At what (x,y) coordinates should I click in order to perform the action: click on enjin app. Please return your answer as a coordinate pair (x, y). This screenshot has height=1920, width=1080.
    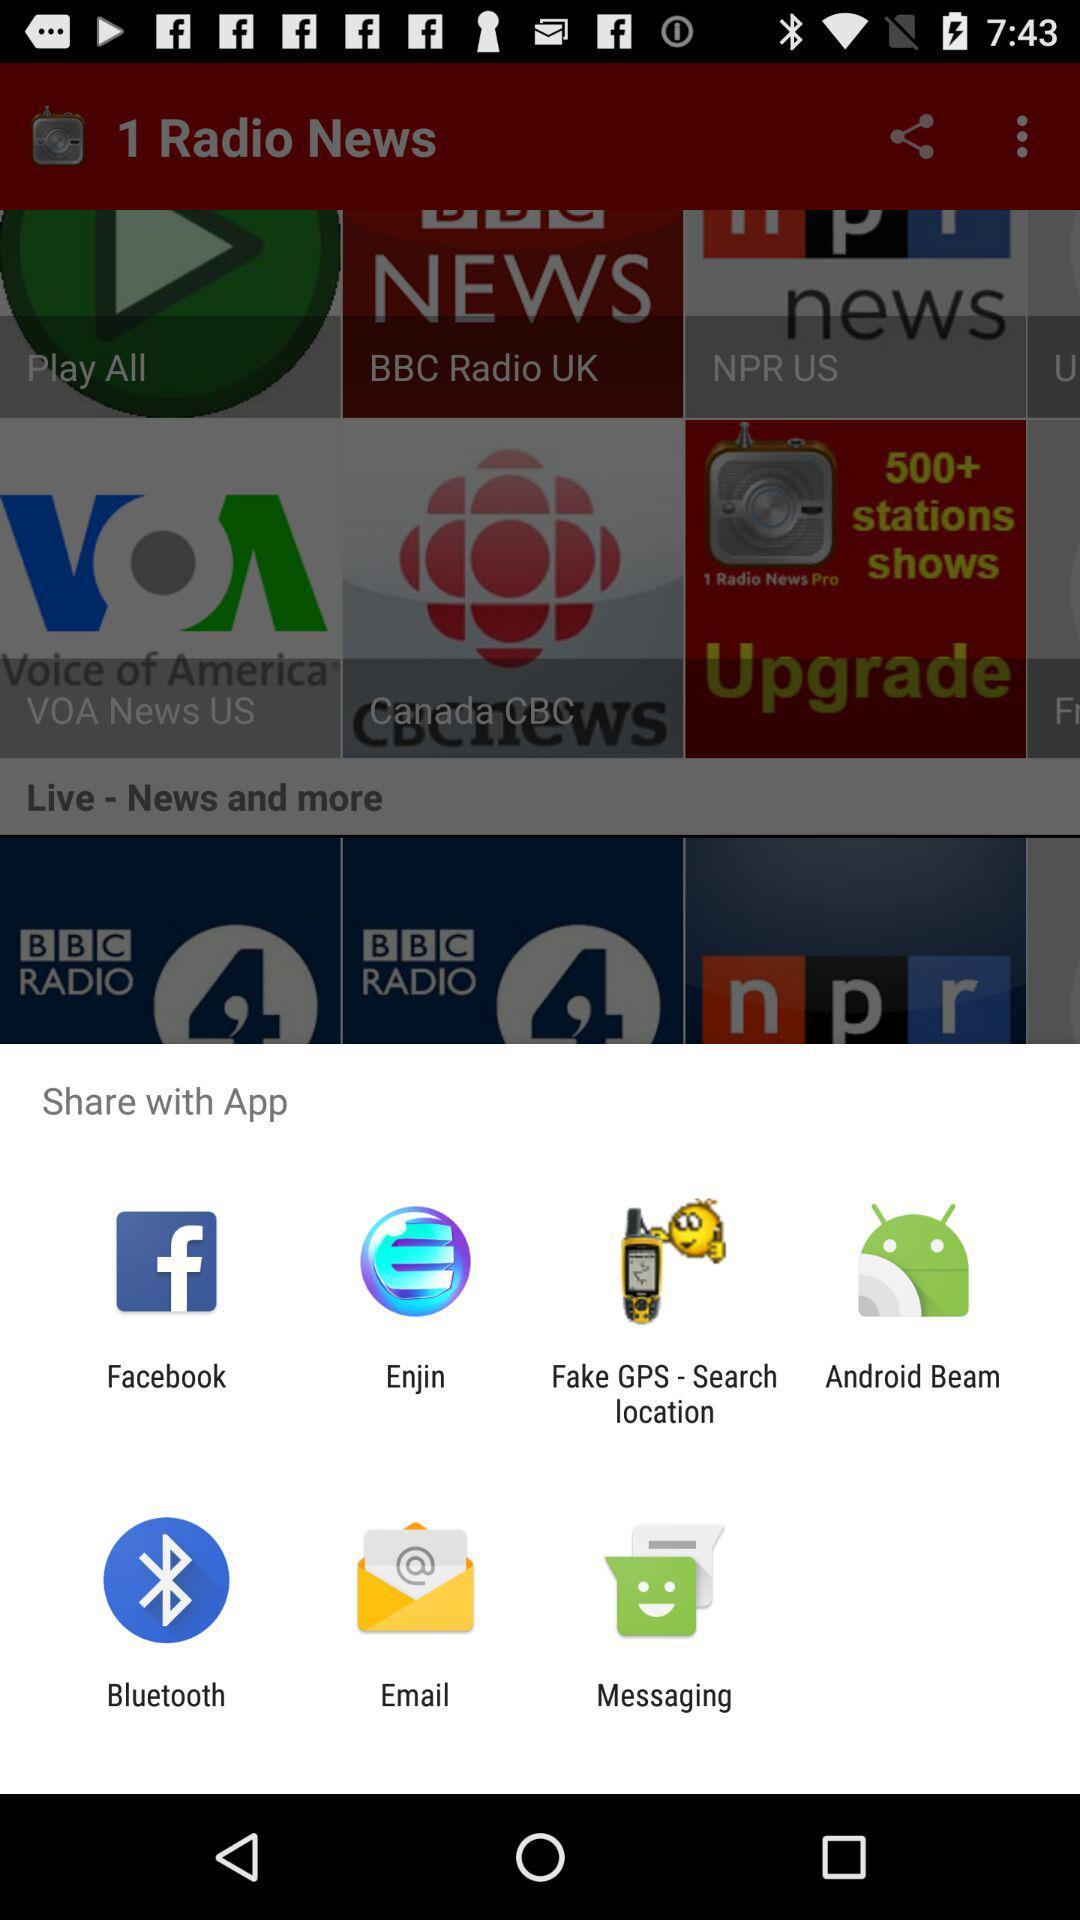
    Looking at the image, I should click on (414, 1392).